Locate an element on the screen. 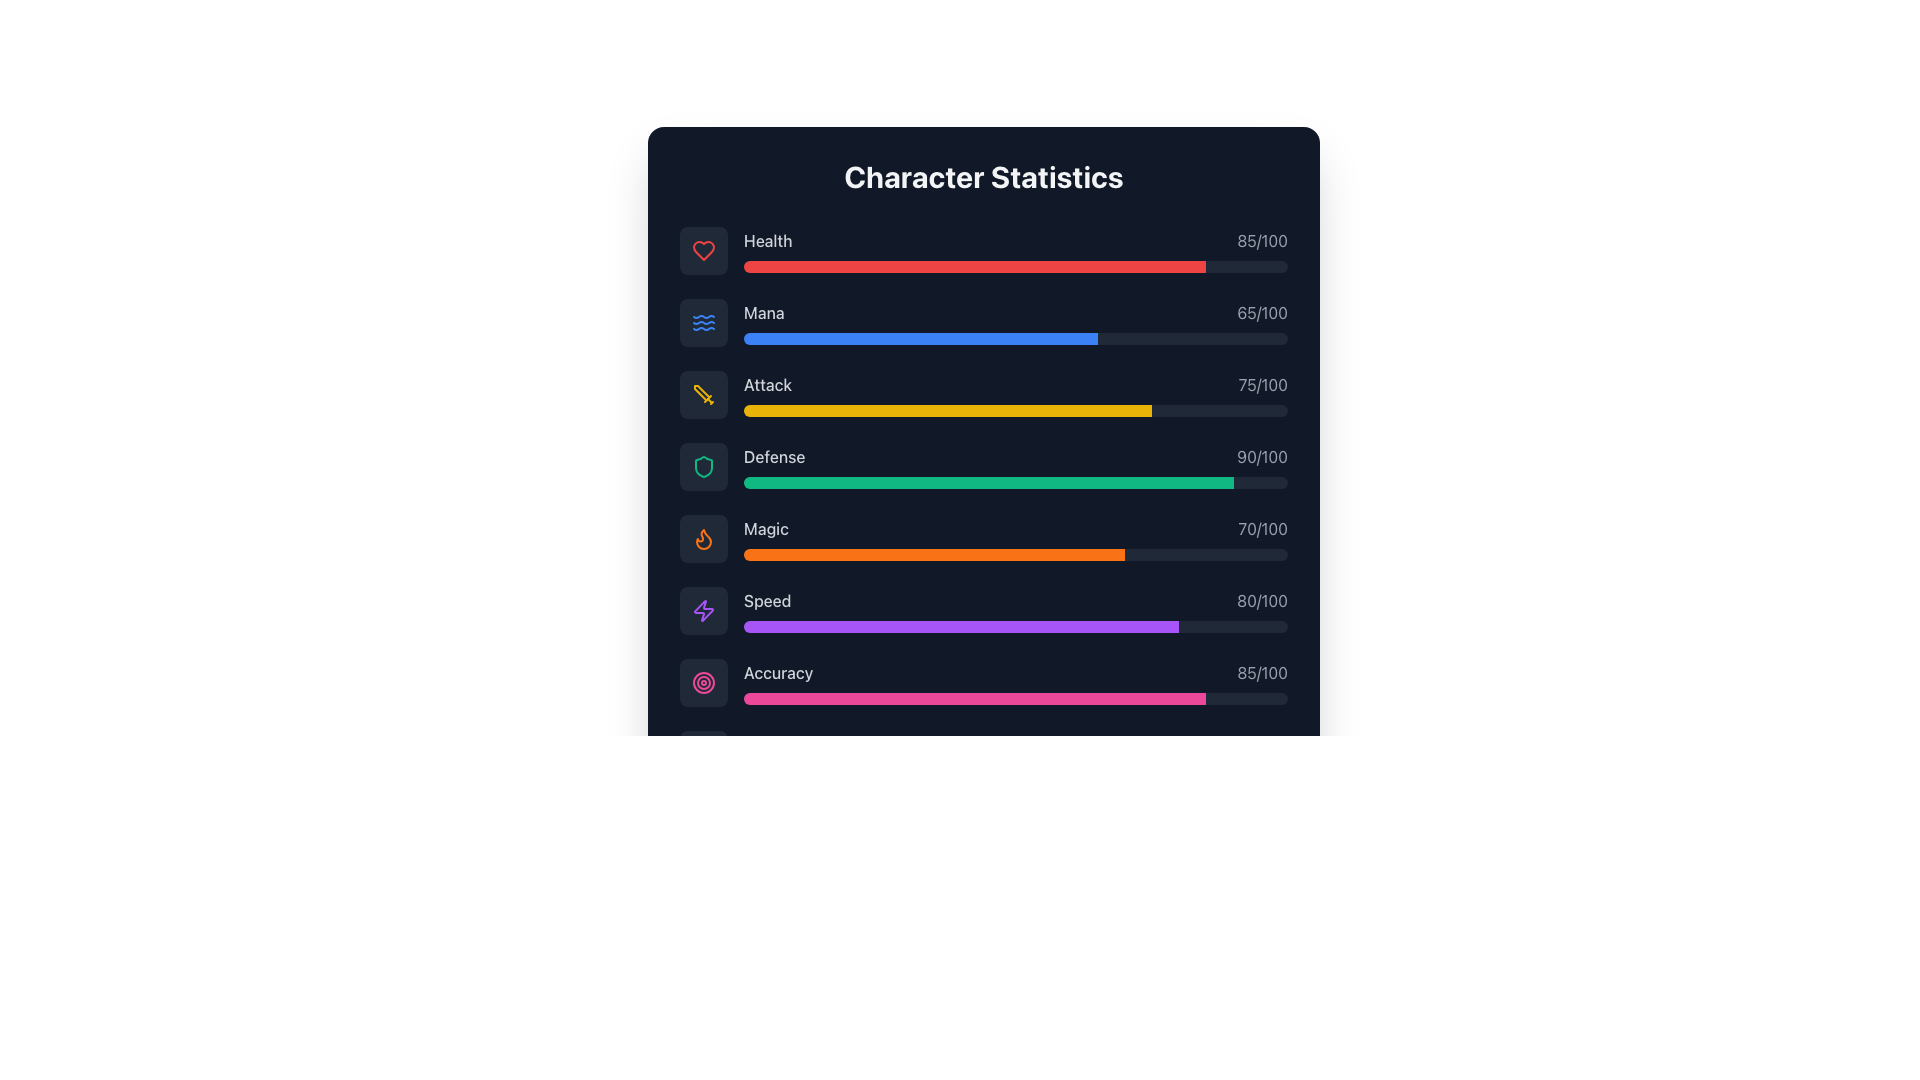  the progress bar representing the 'Magic' statistic, which is centrally aligned under the 'Character Statistics' subtitle is located at coordinates (933, 555).